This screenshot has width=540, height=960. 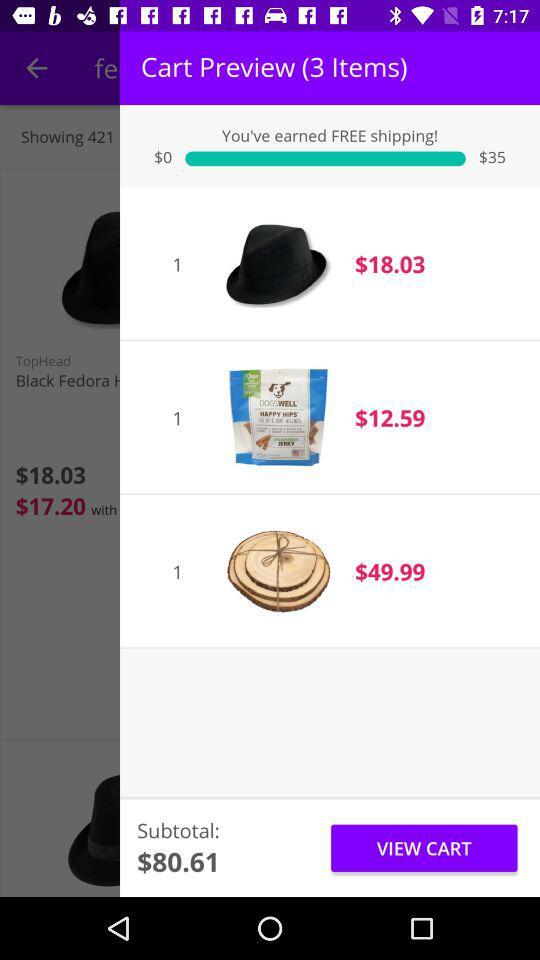 What do you see at coordinates (276, 571) in the screenshot?
I see `the image on left side of 4999` at bounding box center [276, 571].